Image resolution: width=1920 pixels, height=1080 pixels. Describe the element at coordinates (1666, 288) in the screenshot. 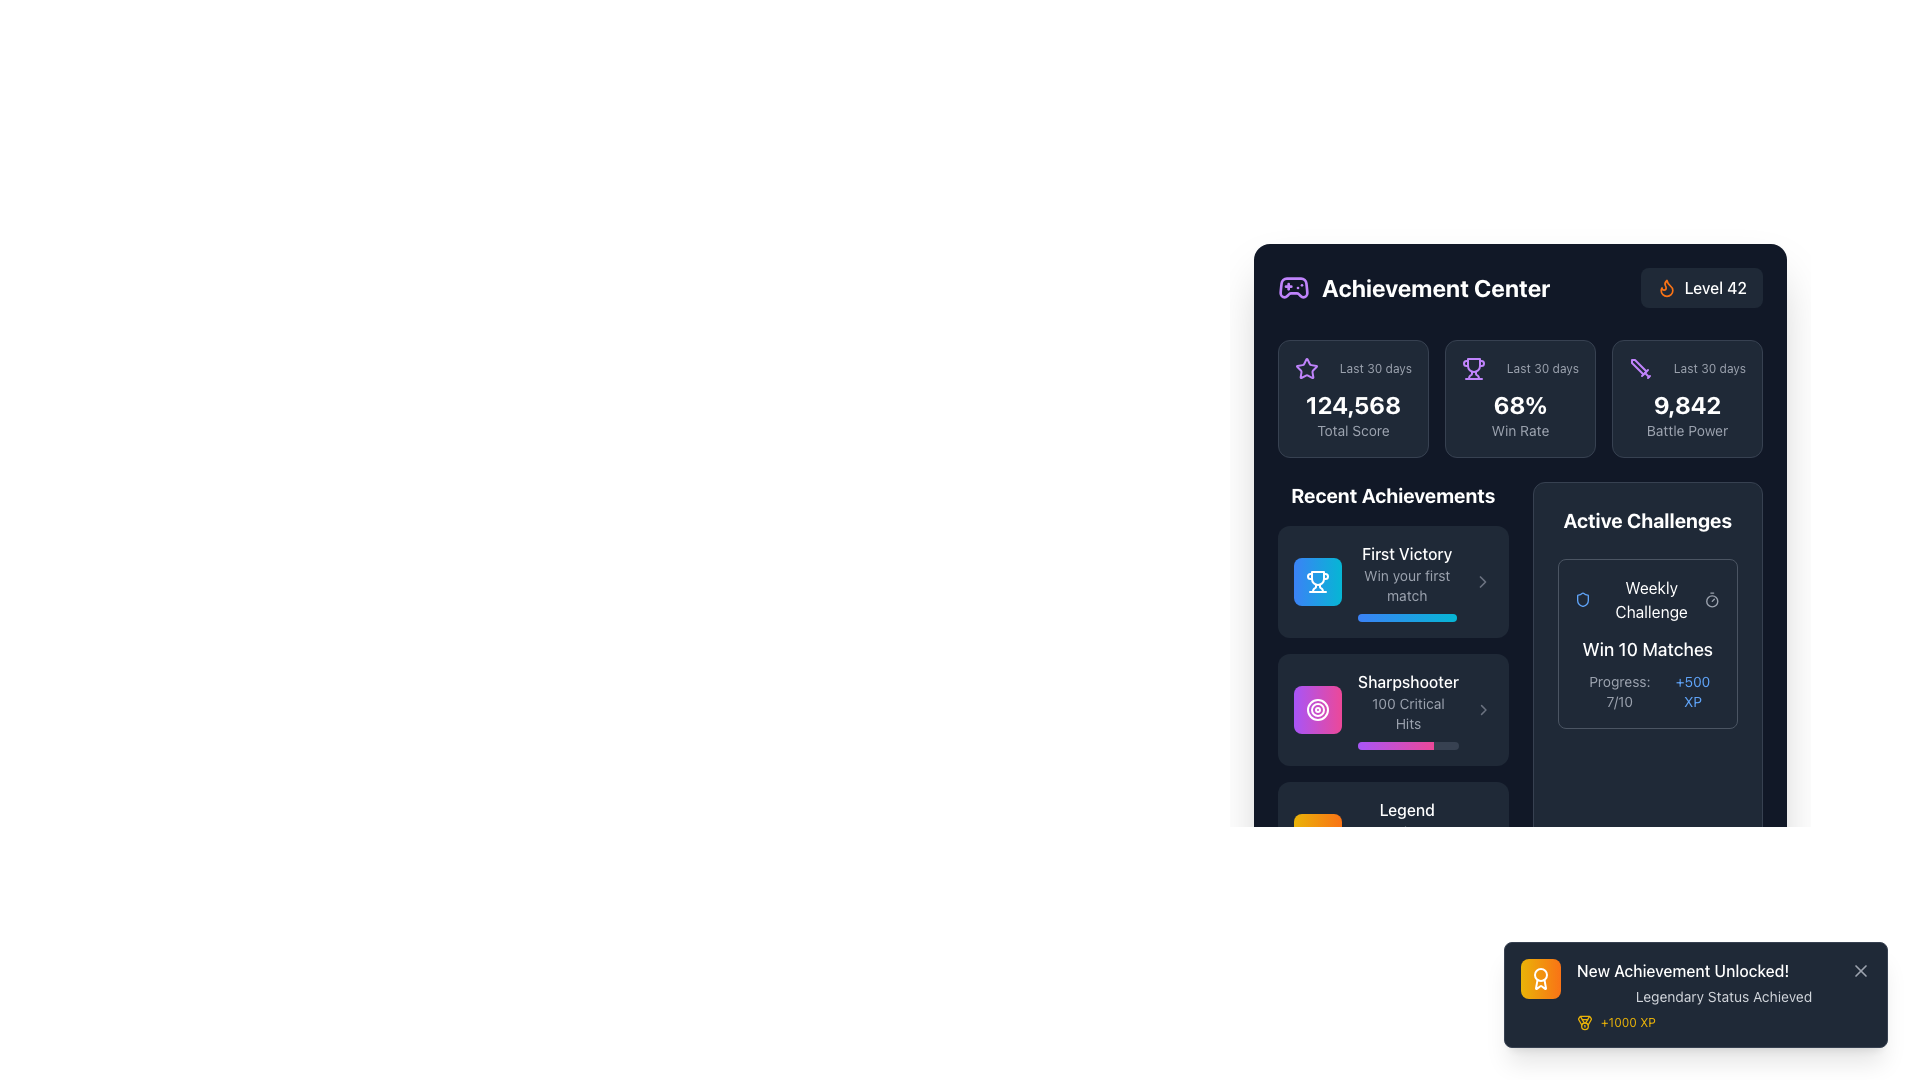

I see `the flame-shaped icon with an orange fill in the 'Level 42' badge area of the 'Achievement Center' header` at that location.